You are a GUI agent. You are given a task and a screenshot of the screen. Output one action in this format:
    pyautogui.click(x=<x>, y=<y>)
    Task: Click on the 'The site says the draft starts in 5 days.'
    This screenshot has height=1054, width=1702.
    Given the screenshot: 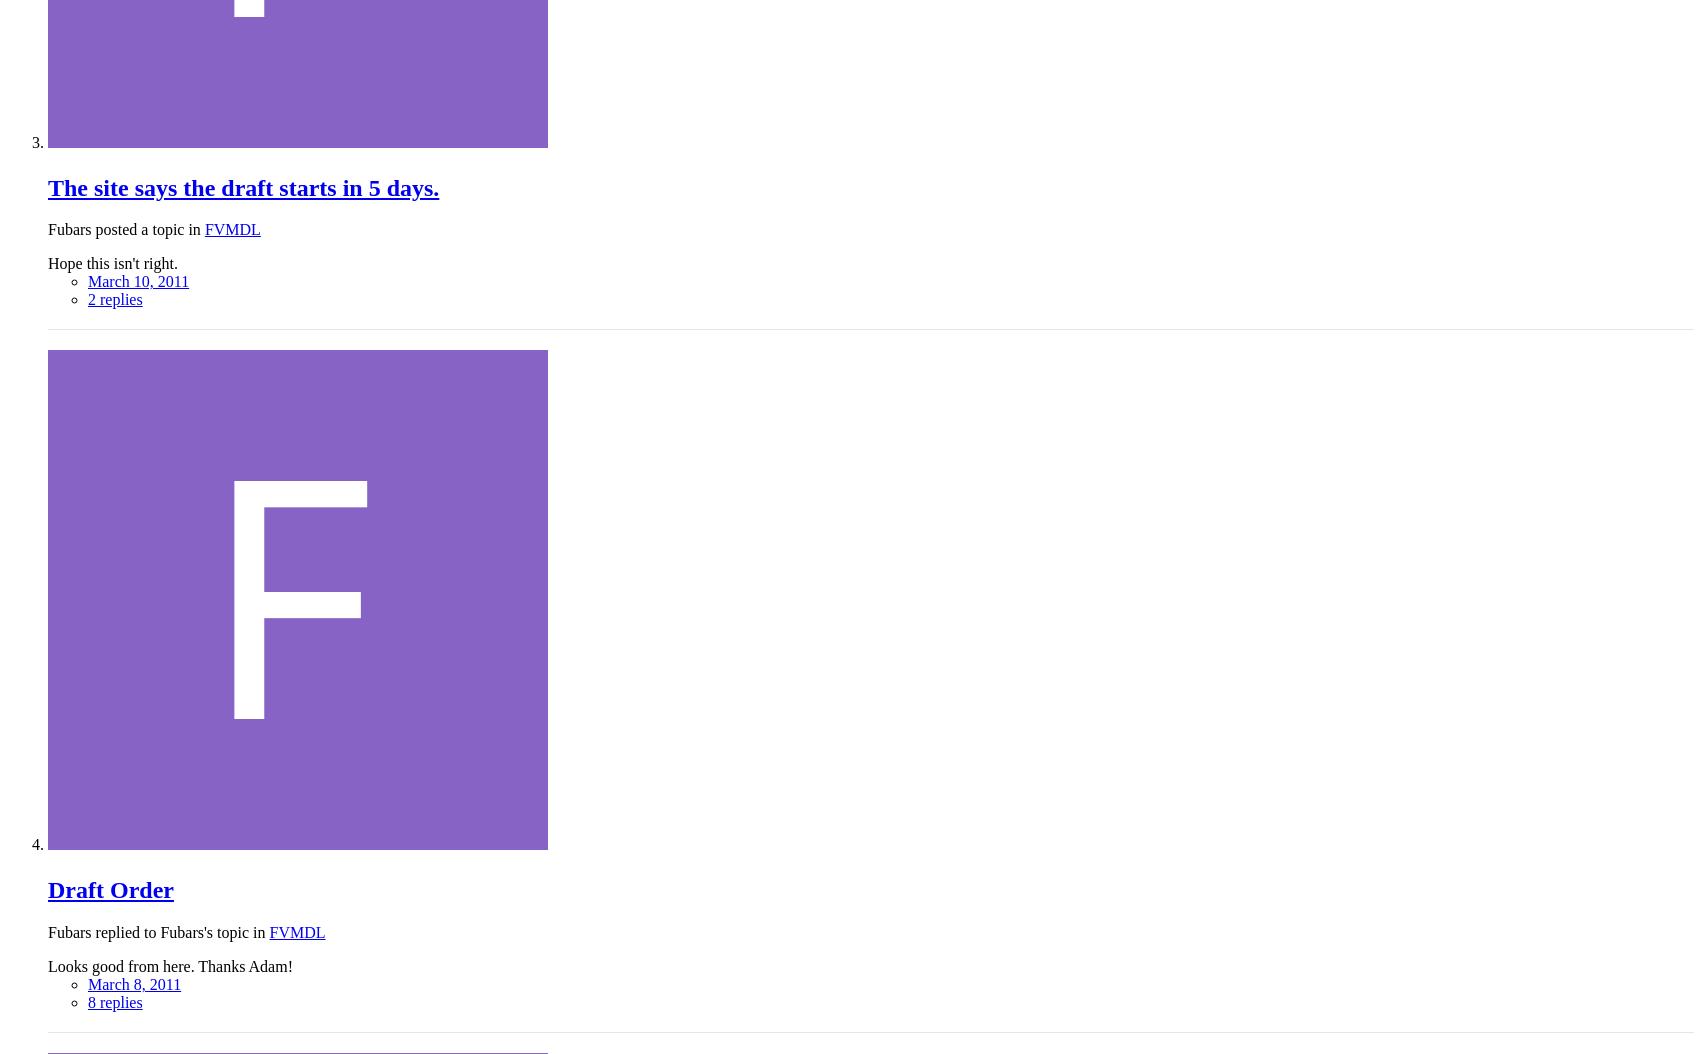 What is the action you would take?
    pyautogui.click(x=242, y=185)
    